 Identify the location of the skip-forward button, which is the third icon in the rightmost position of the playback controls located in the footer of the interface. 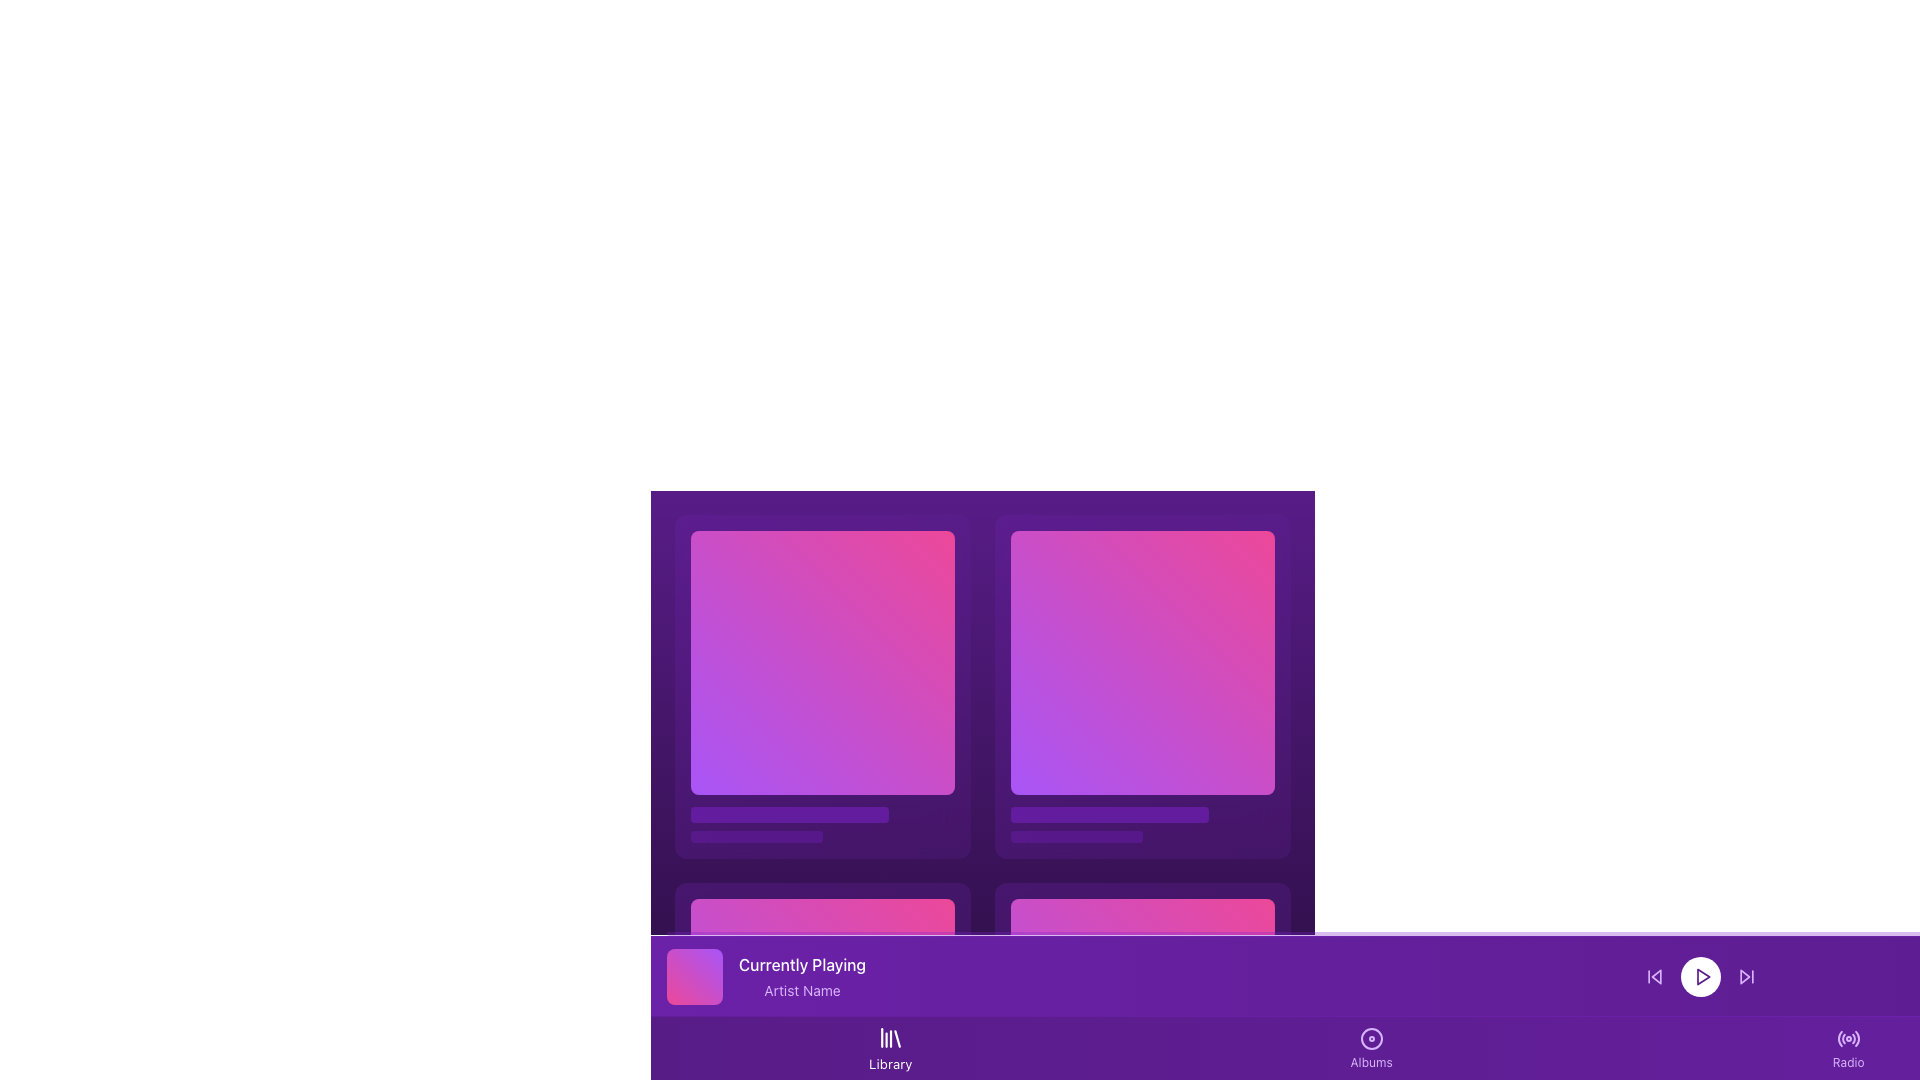
(1745, 975).